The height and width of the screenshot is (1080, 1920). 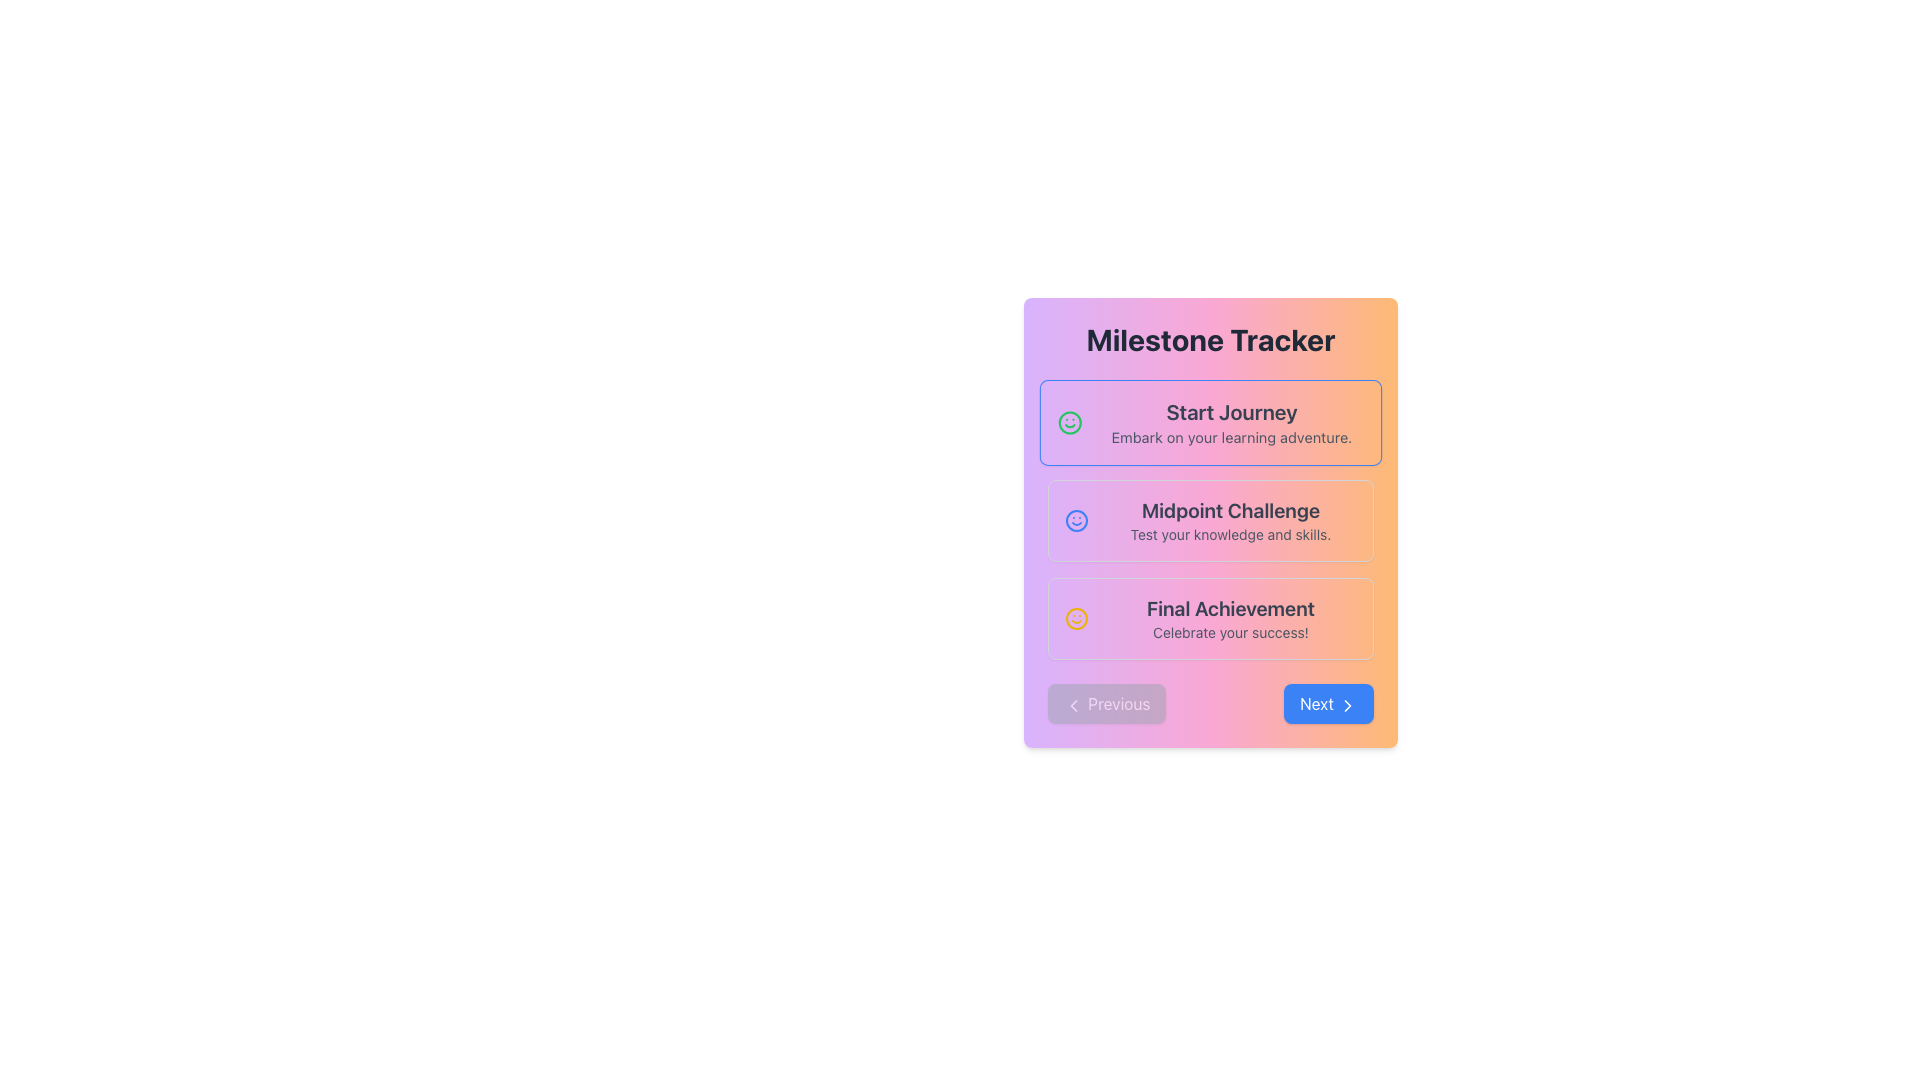 What do you see at coordinates (1069, 422) in the screenshot?
I see `the icon that symbolizes starting a positive journey, located in the 'Start Journey' box, aligned with the title and text` at bounding box center [1069, 422].